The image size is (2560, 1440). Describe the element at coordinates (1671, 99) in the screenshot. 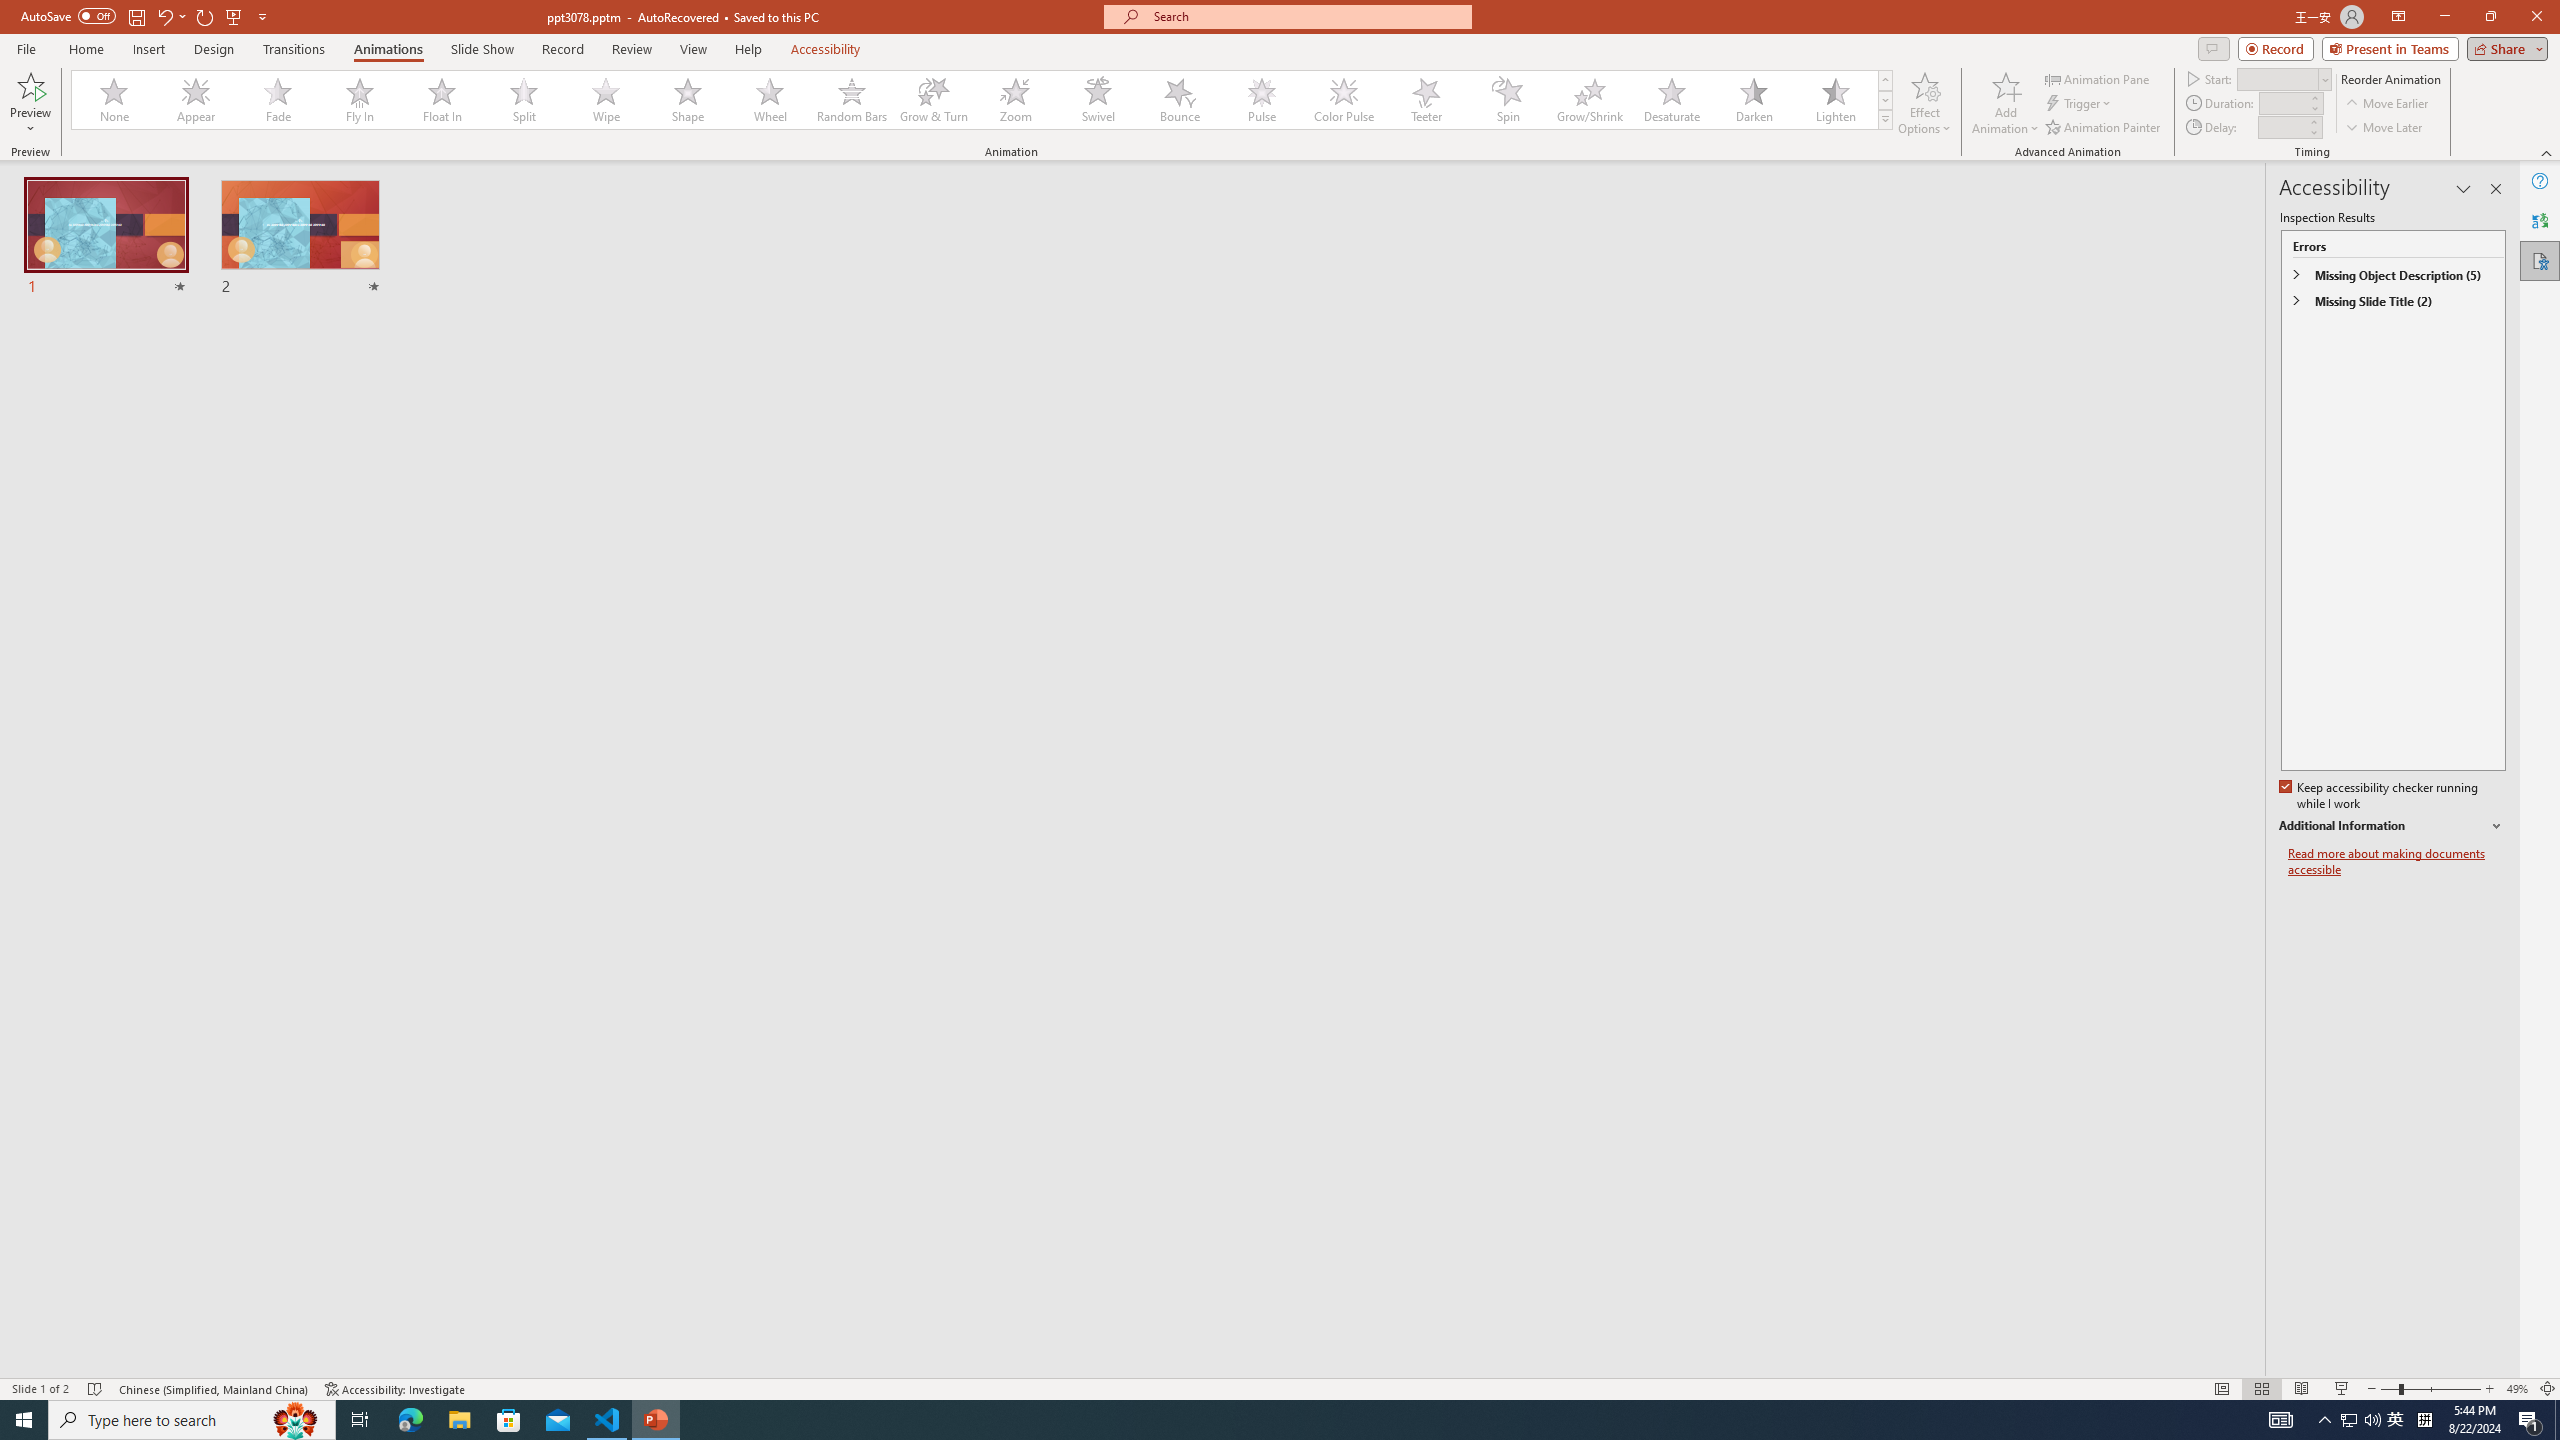

I see `'Desaturate'` at that location.